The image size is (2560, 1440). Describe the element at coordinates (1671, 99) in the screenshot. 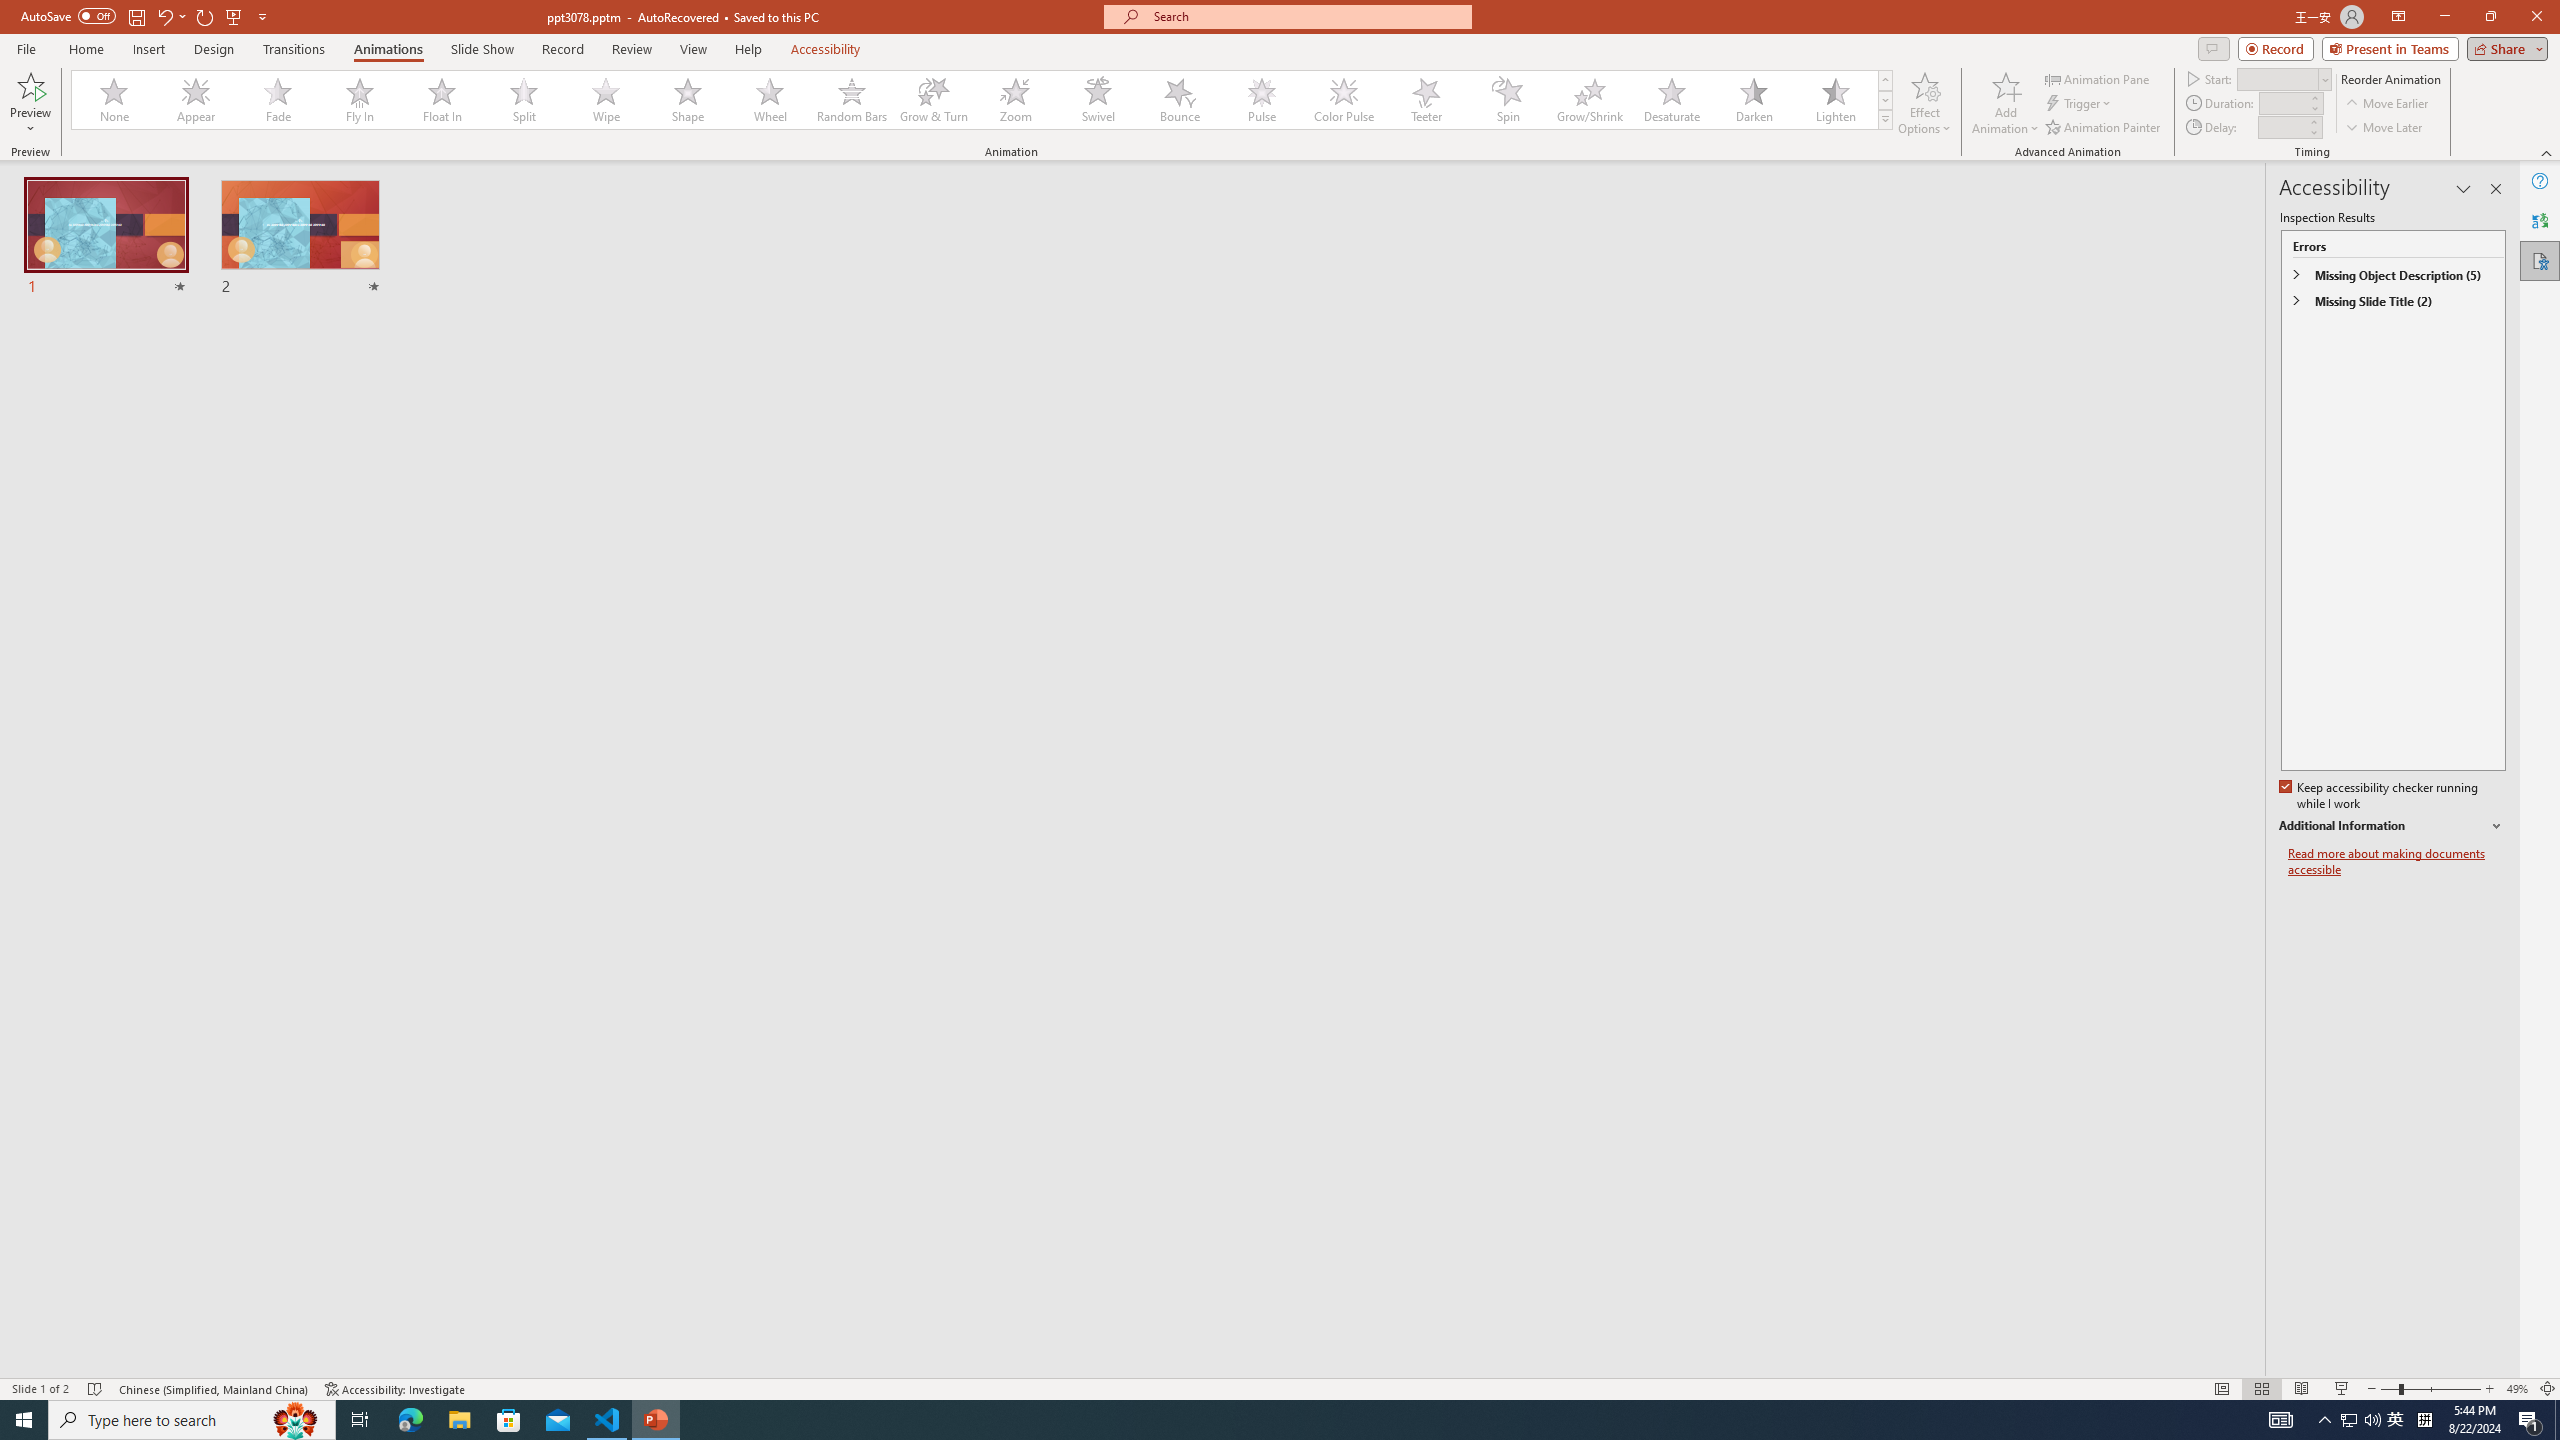

I see `'Desaturate'` at that location.